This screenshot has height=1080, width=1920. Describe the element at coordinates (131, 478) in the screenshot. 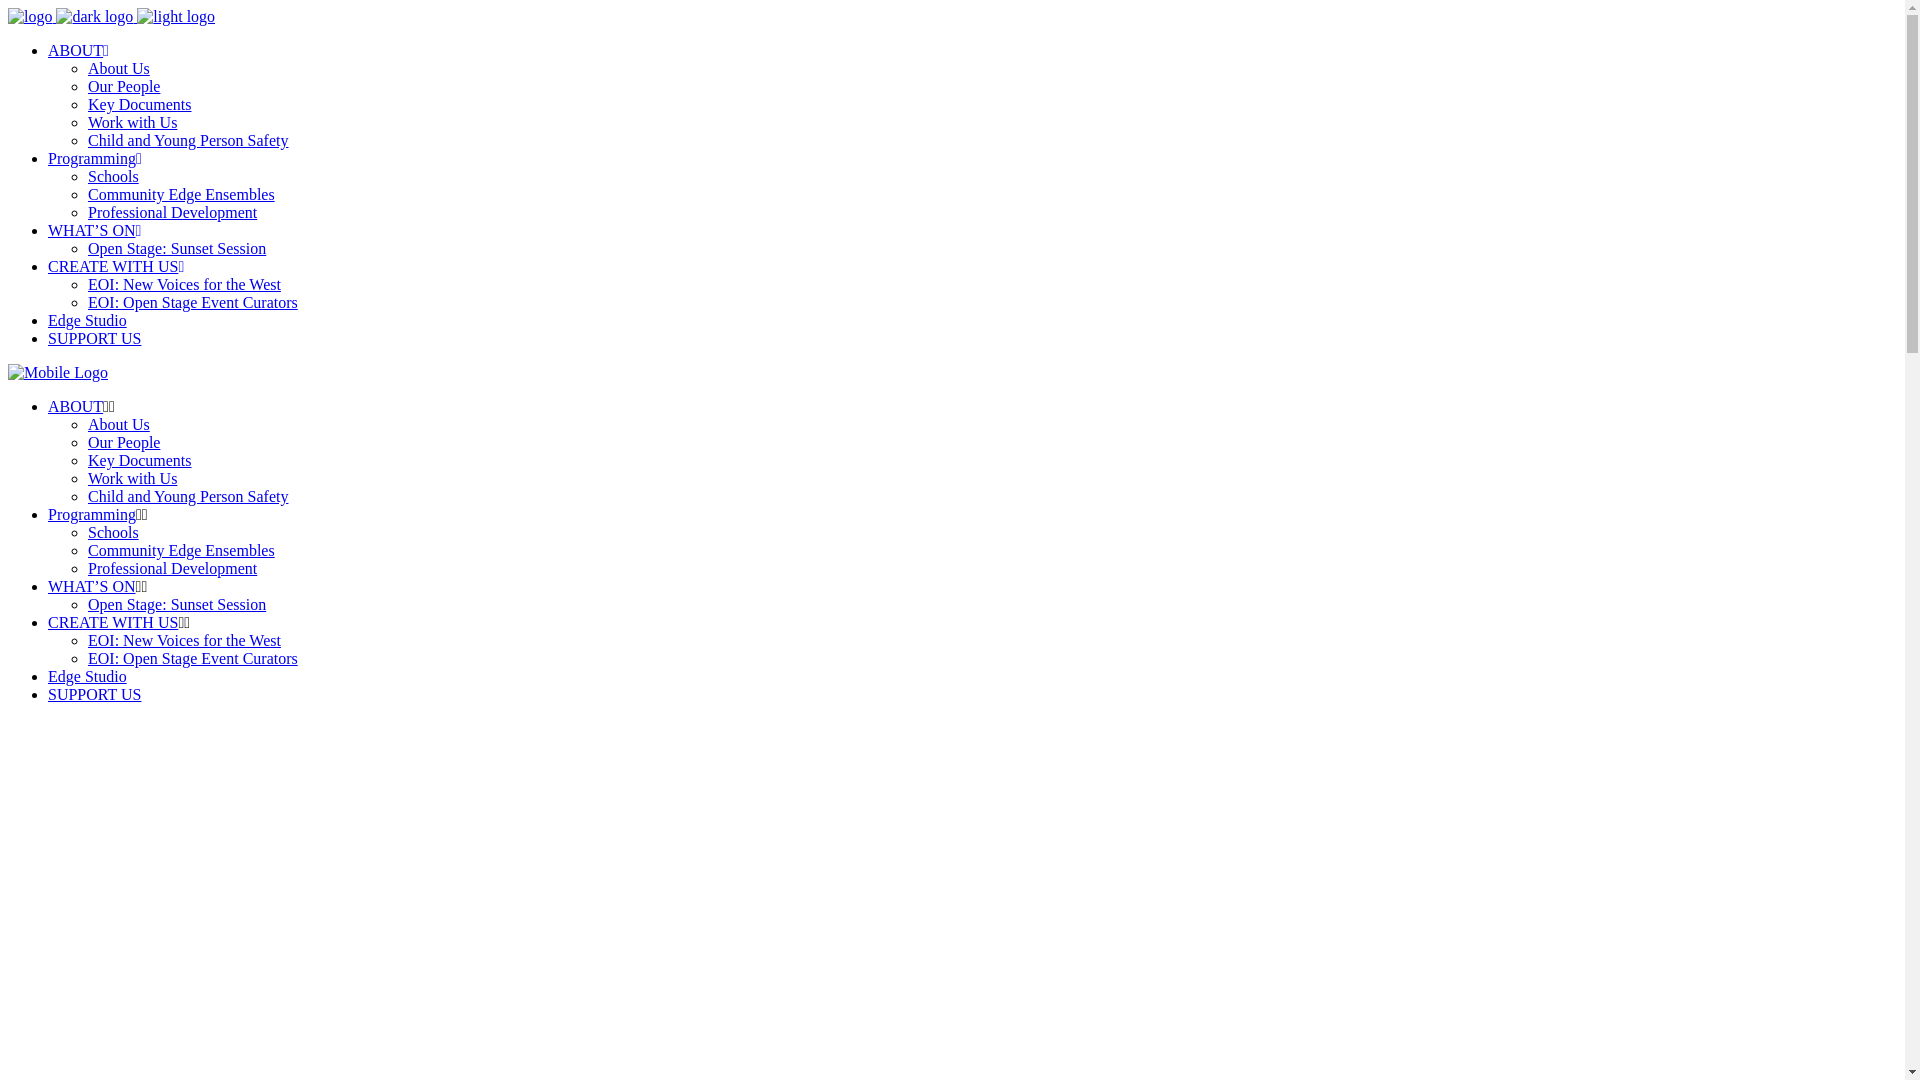

I see `'Work with Us'` at that location.